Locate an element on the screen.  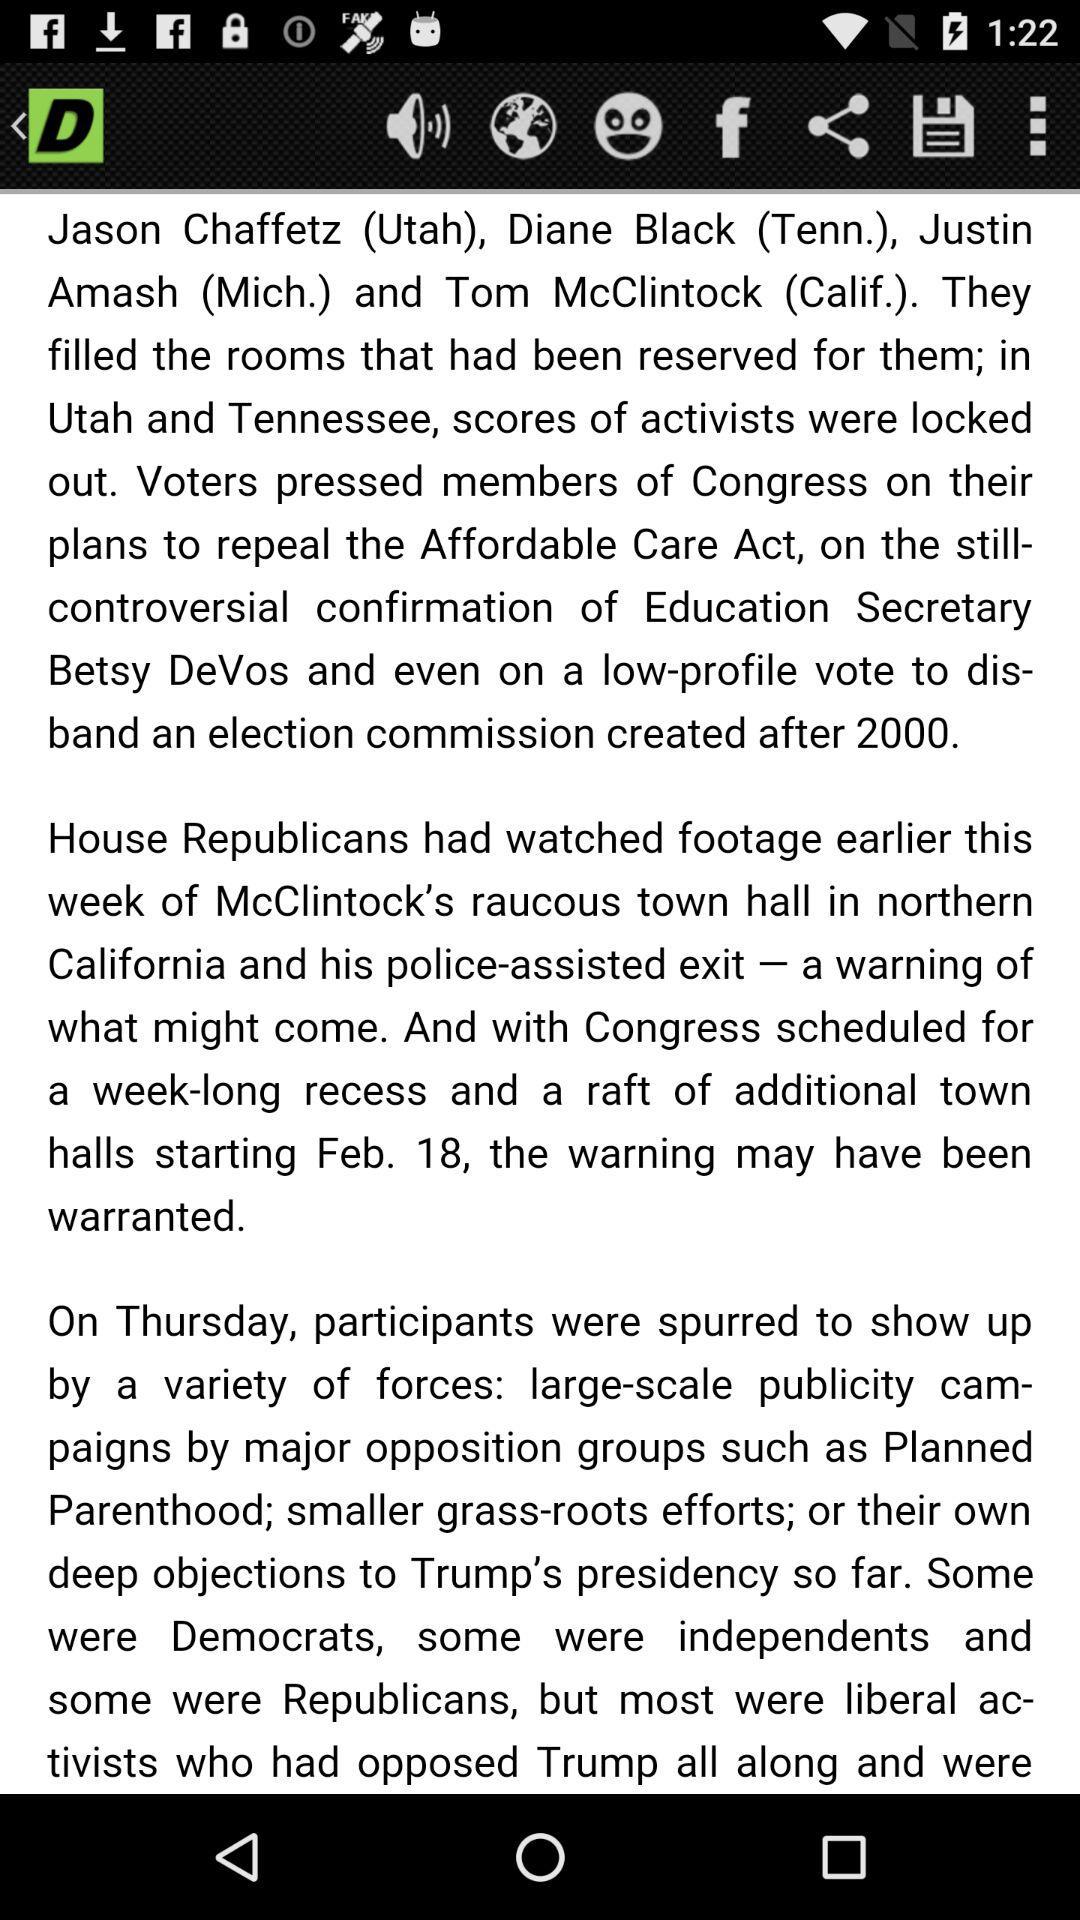
share the article is located at coordinates (838, 124).